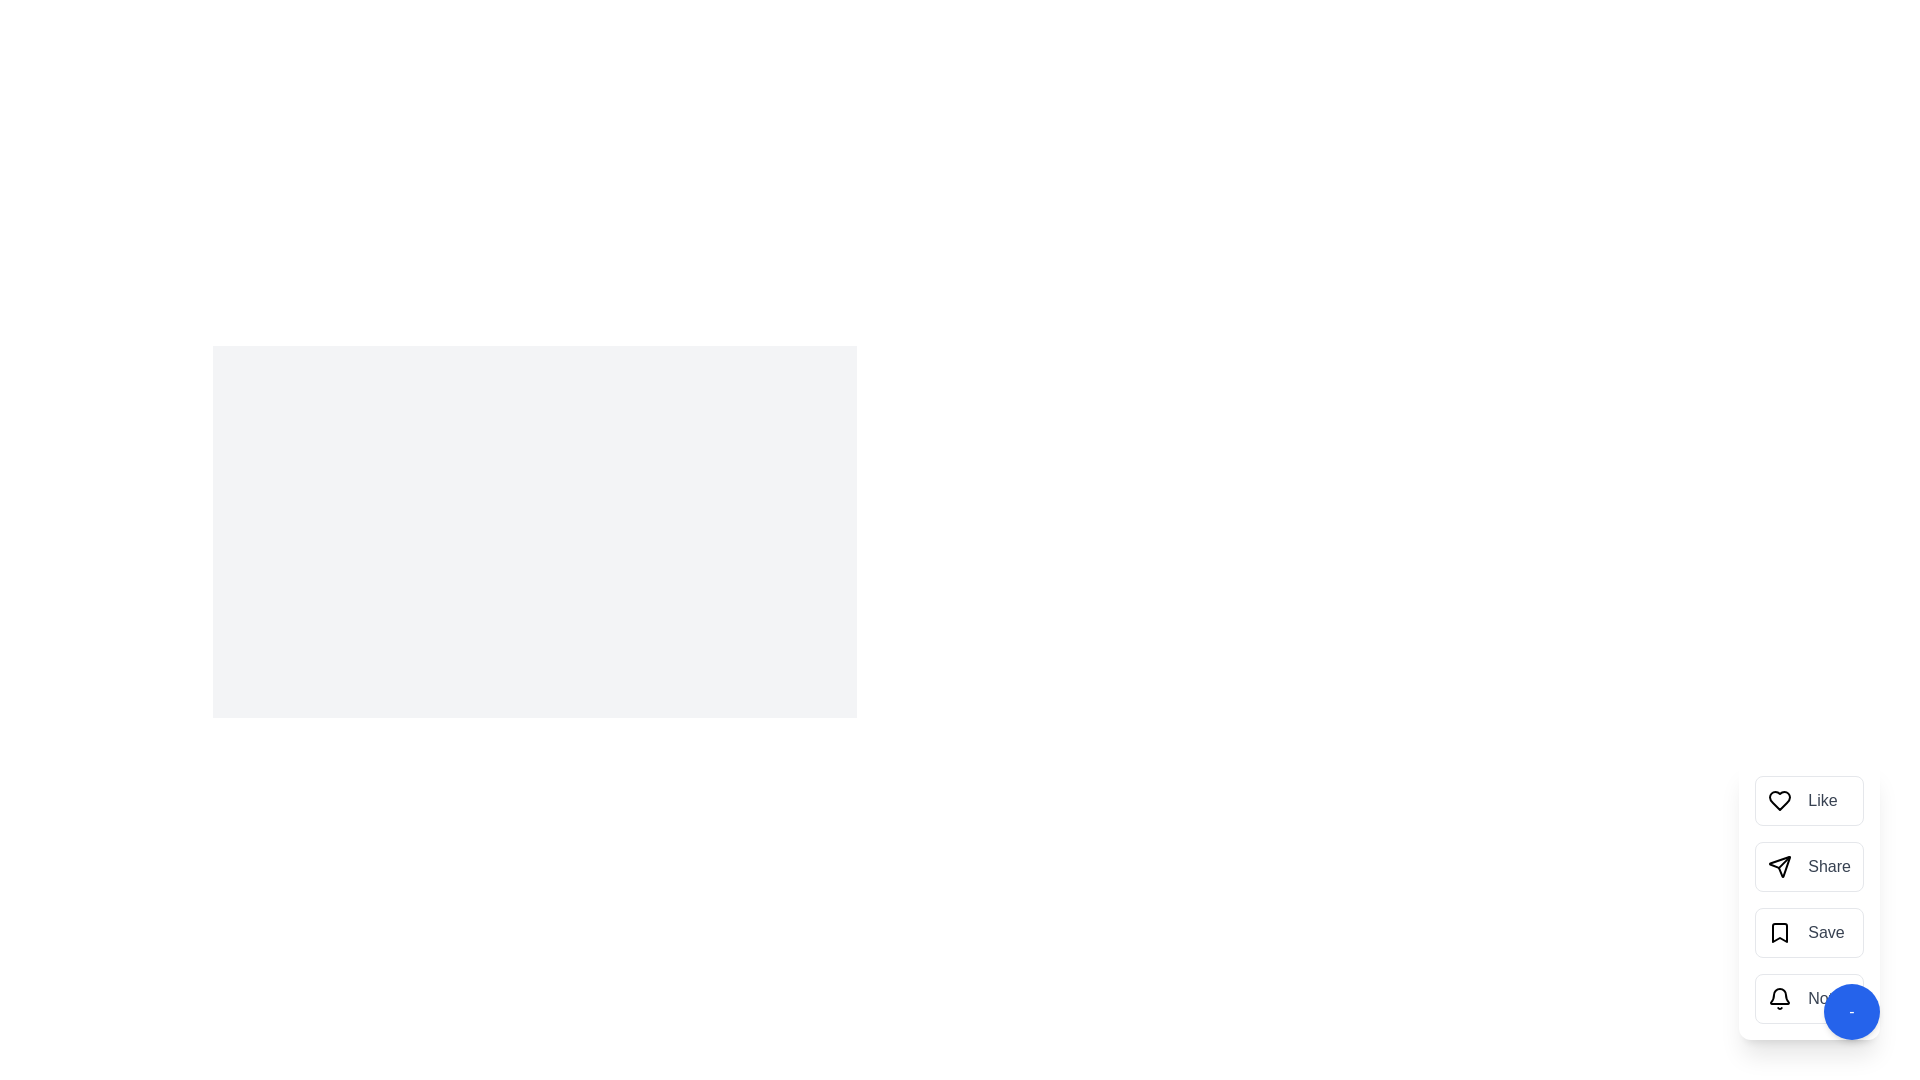 The image size is (1920, 1080). What do you see at coordinates (1809, 999) in the screenshot?
I see `the 'Notify' button, which is the fourth button in a vertical stack, featuring a bell icon on the left and styled with a light background and rounded corners` at bounding box center [1809, 999].